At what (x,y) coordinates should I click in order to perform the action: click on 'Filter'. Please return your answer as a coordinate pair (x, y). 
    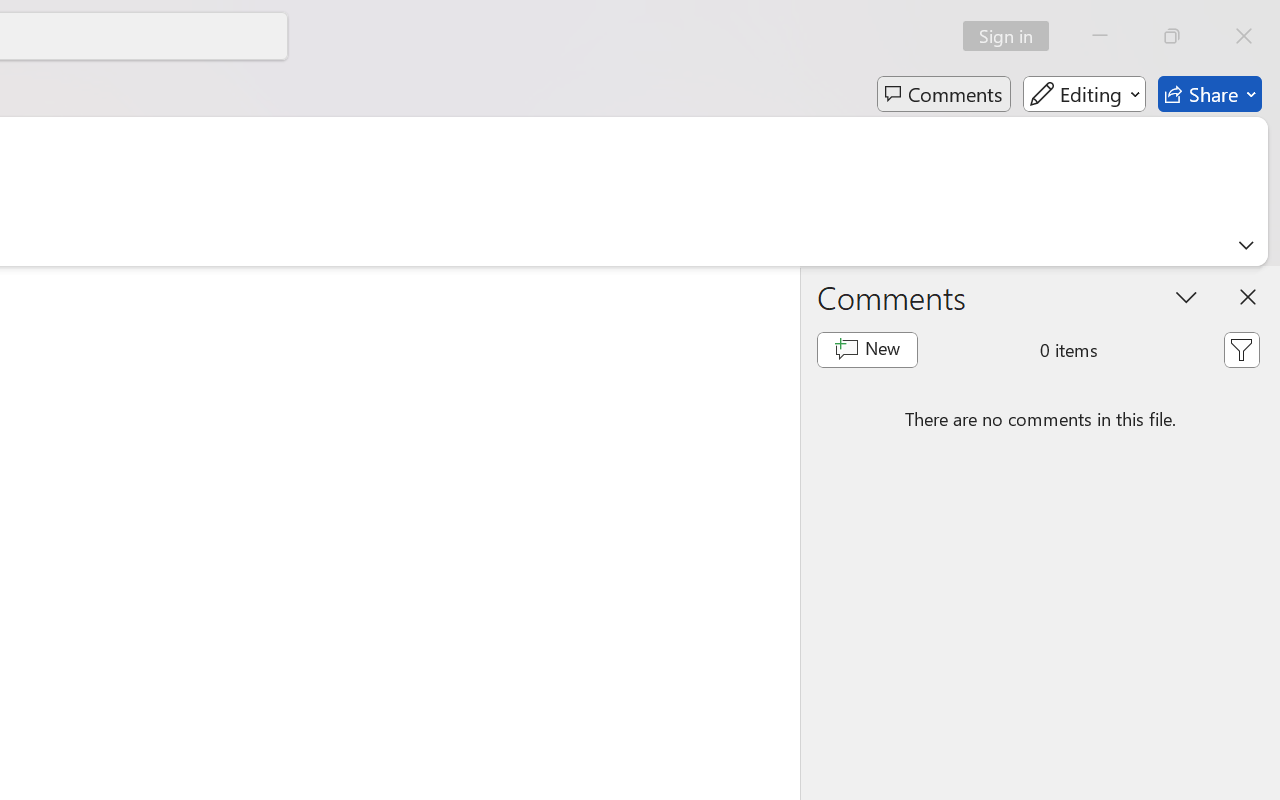
    Looking at the image, I should click on (1240, 350).